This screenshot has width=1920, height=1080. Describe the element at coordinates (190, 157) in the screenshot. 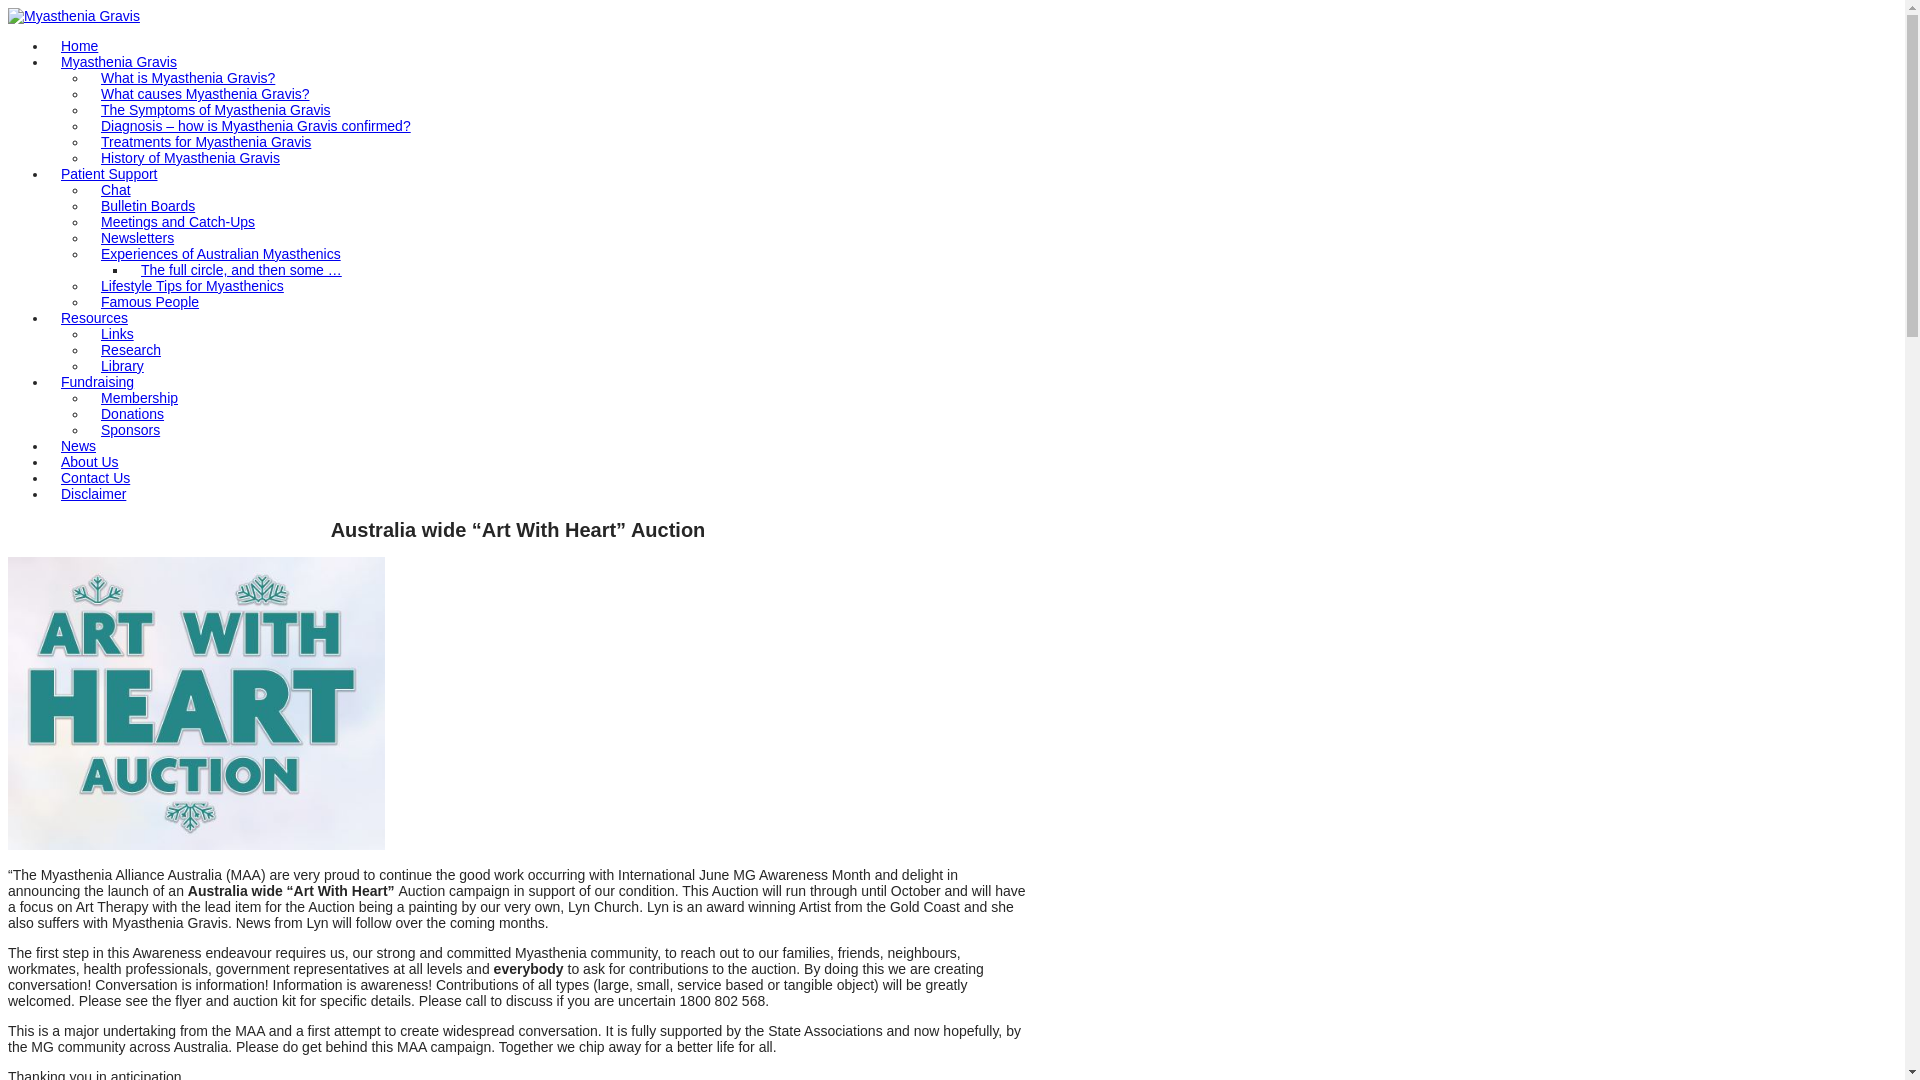

I see `'History of Myasthenia Gravis'` at that location.